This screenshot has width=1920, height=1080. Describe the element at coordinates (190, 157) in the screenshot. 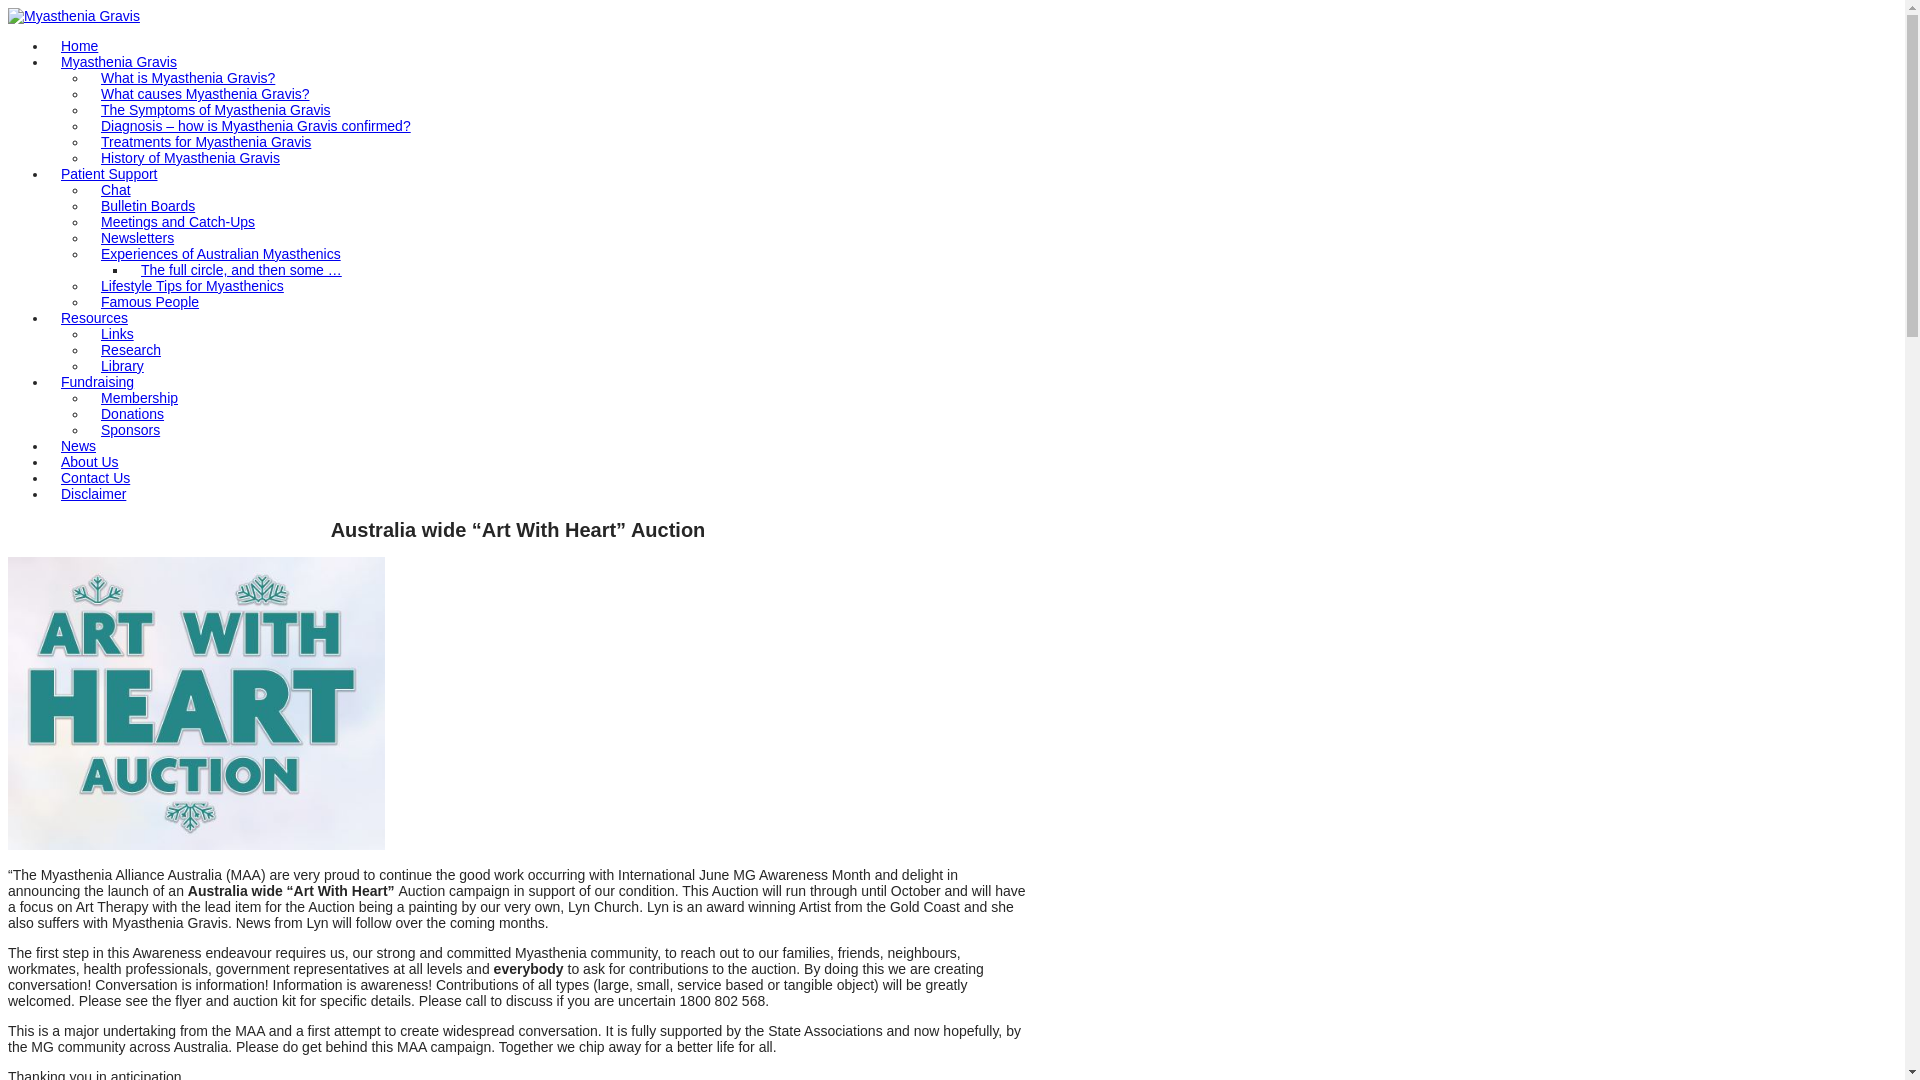

I see `'History of Myasthenia Gravis'` at that location.